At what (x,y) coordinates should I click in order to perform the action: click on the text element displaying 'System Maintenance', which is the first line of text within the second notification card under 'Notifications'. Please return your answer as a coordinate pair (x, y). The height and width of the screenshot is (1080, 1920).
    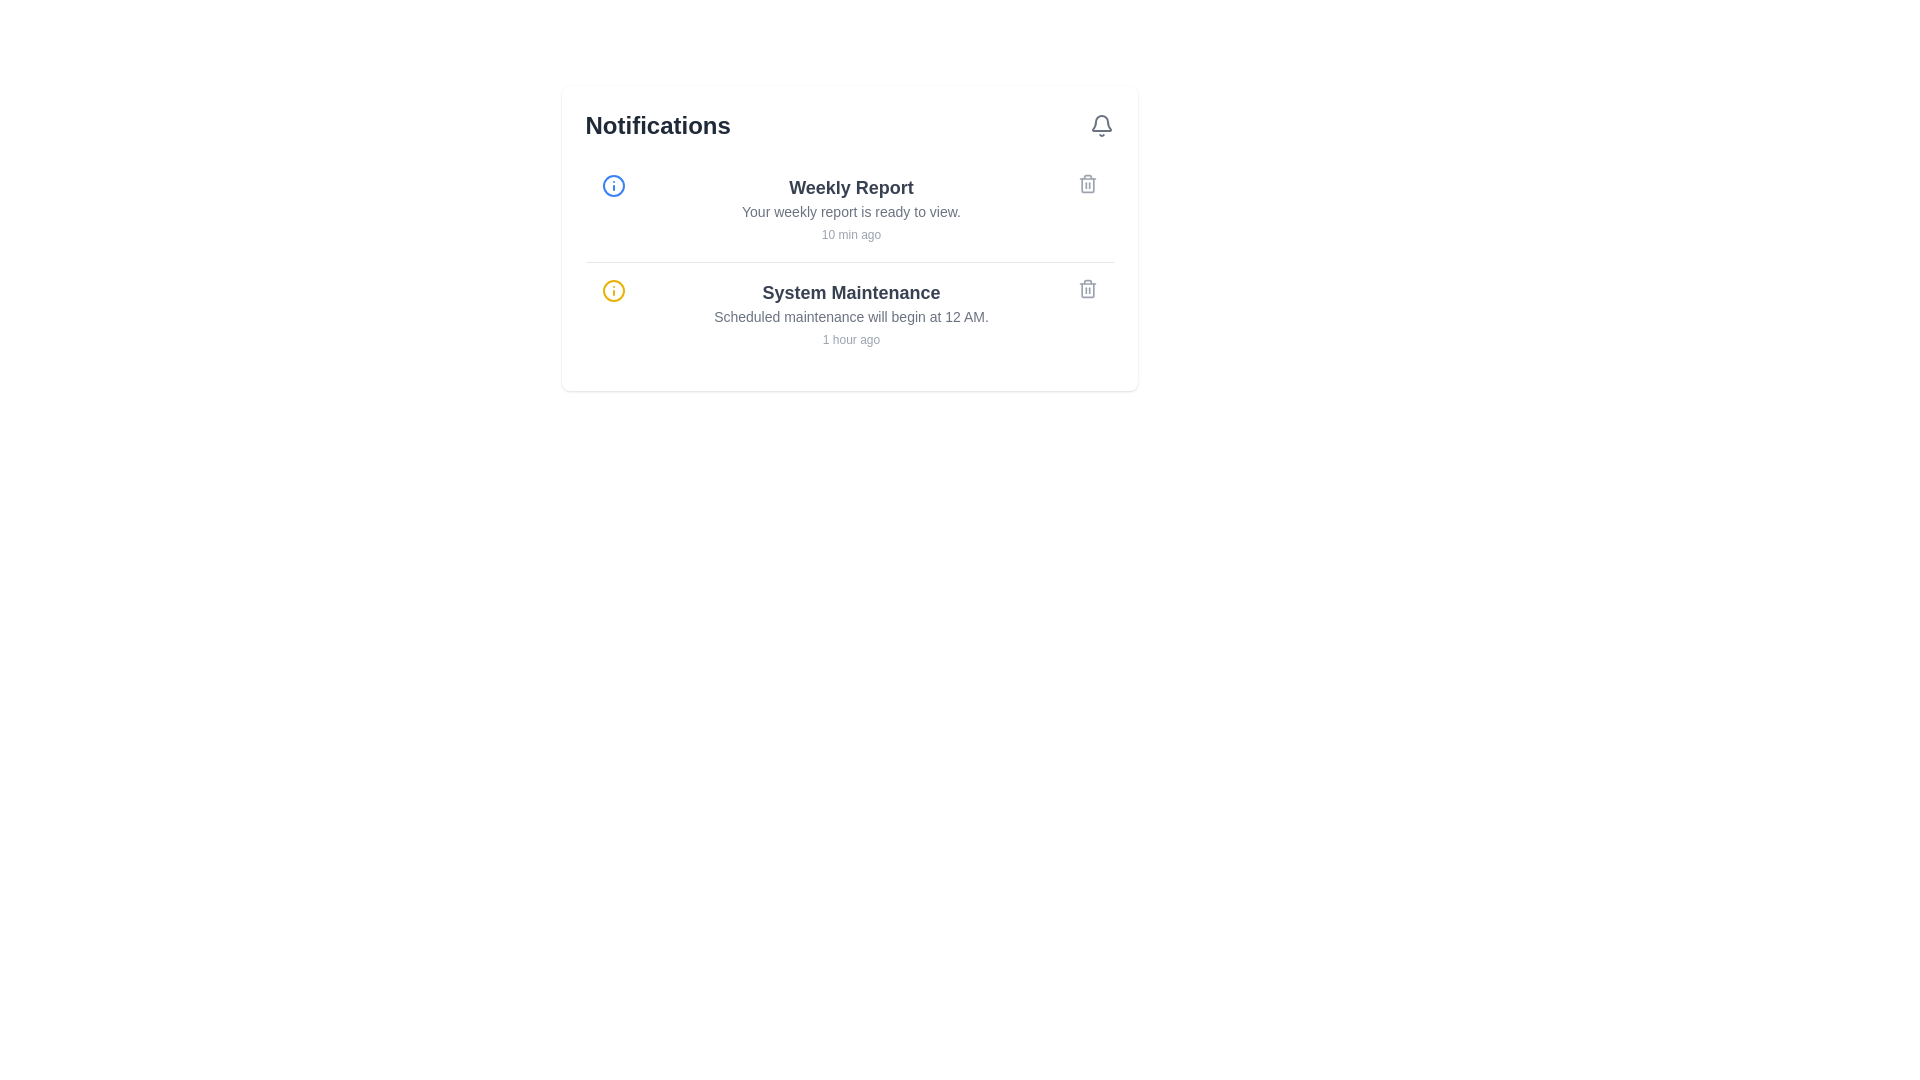
    Looking at the image, I should click on (851, 293).